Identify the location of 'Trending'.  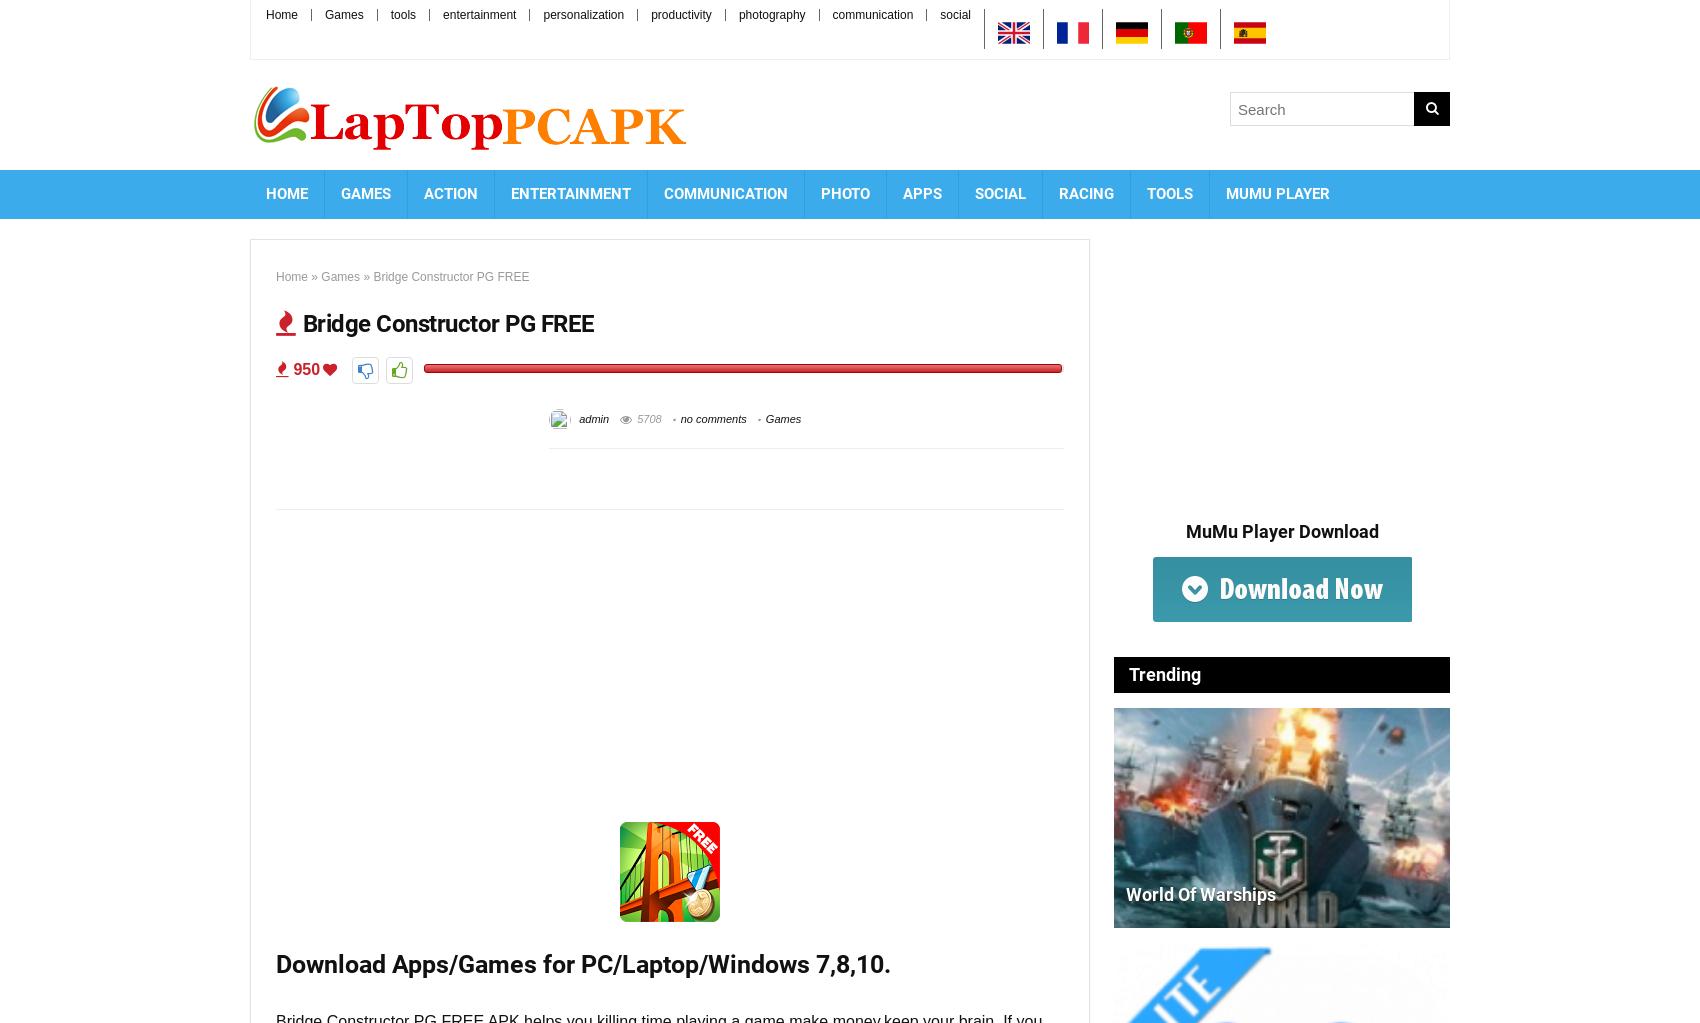
(1165, 673).